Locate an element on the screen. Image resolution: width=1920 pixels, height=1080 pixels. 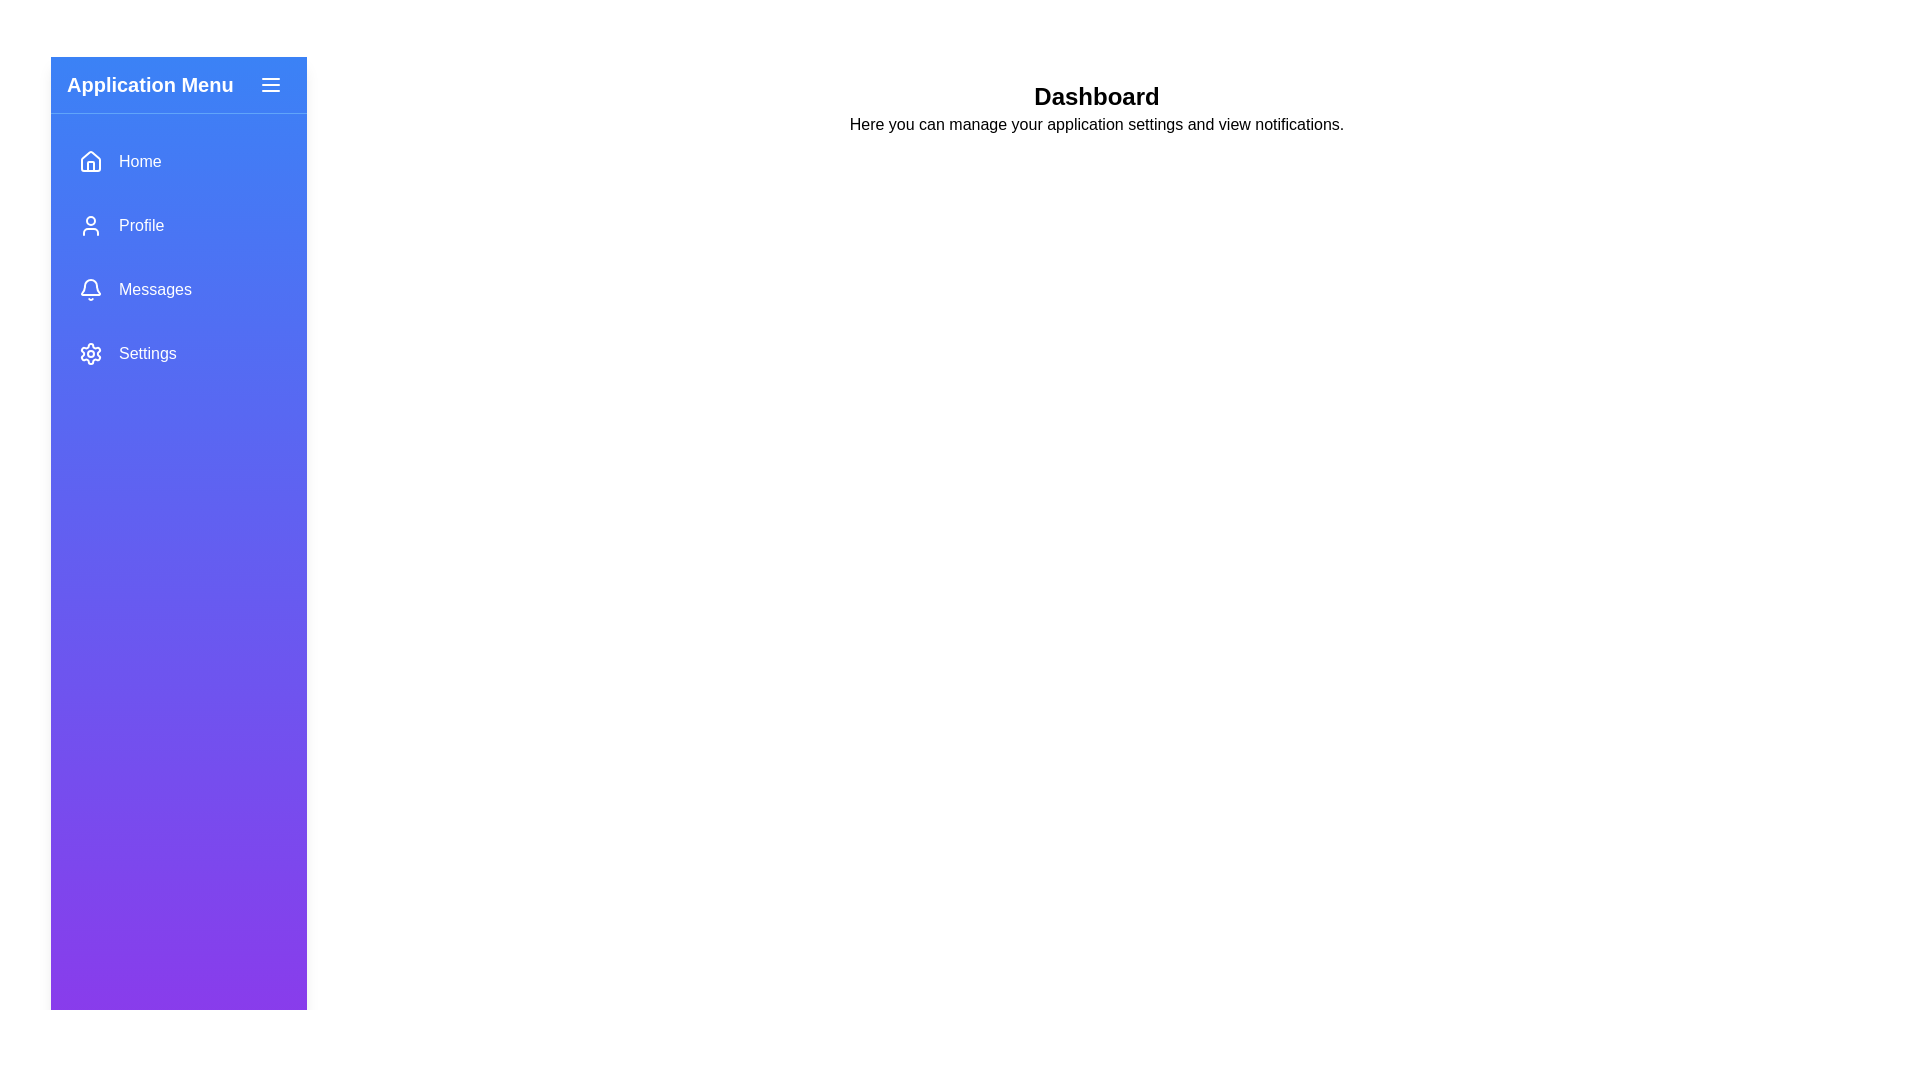
the 'Home' text label in the vertical navigation menu is located at coordinates (139, 161).